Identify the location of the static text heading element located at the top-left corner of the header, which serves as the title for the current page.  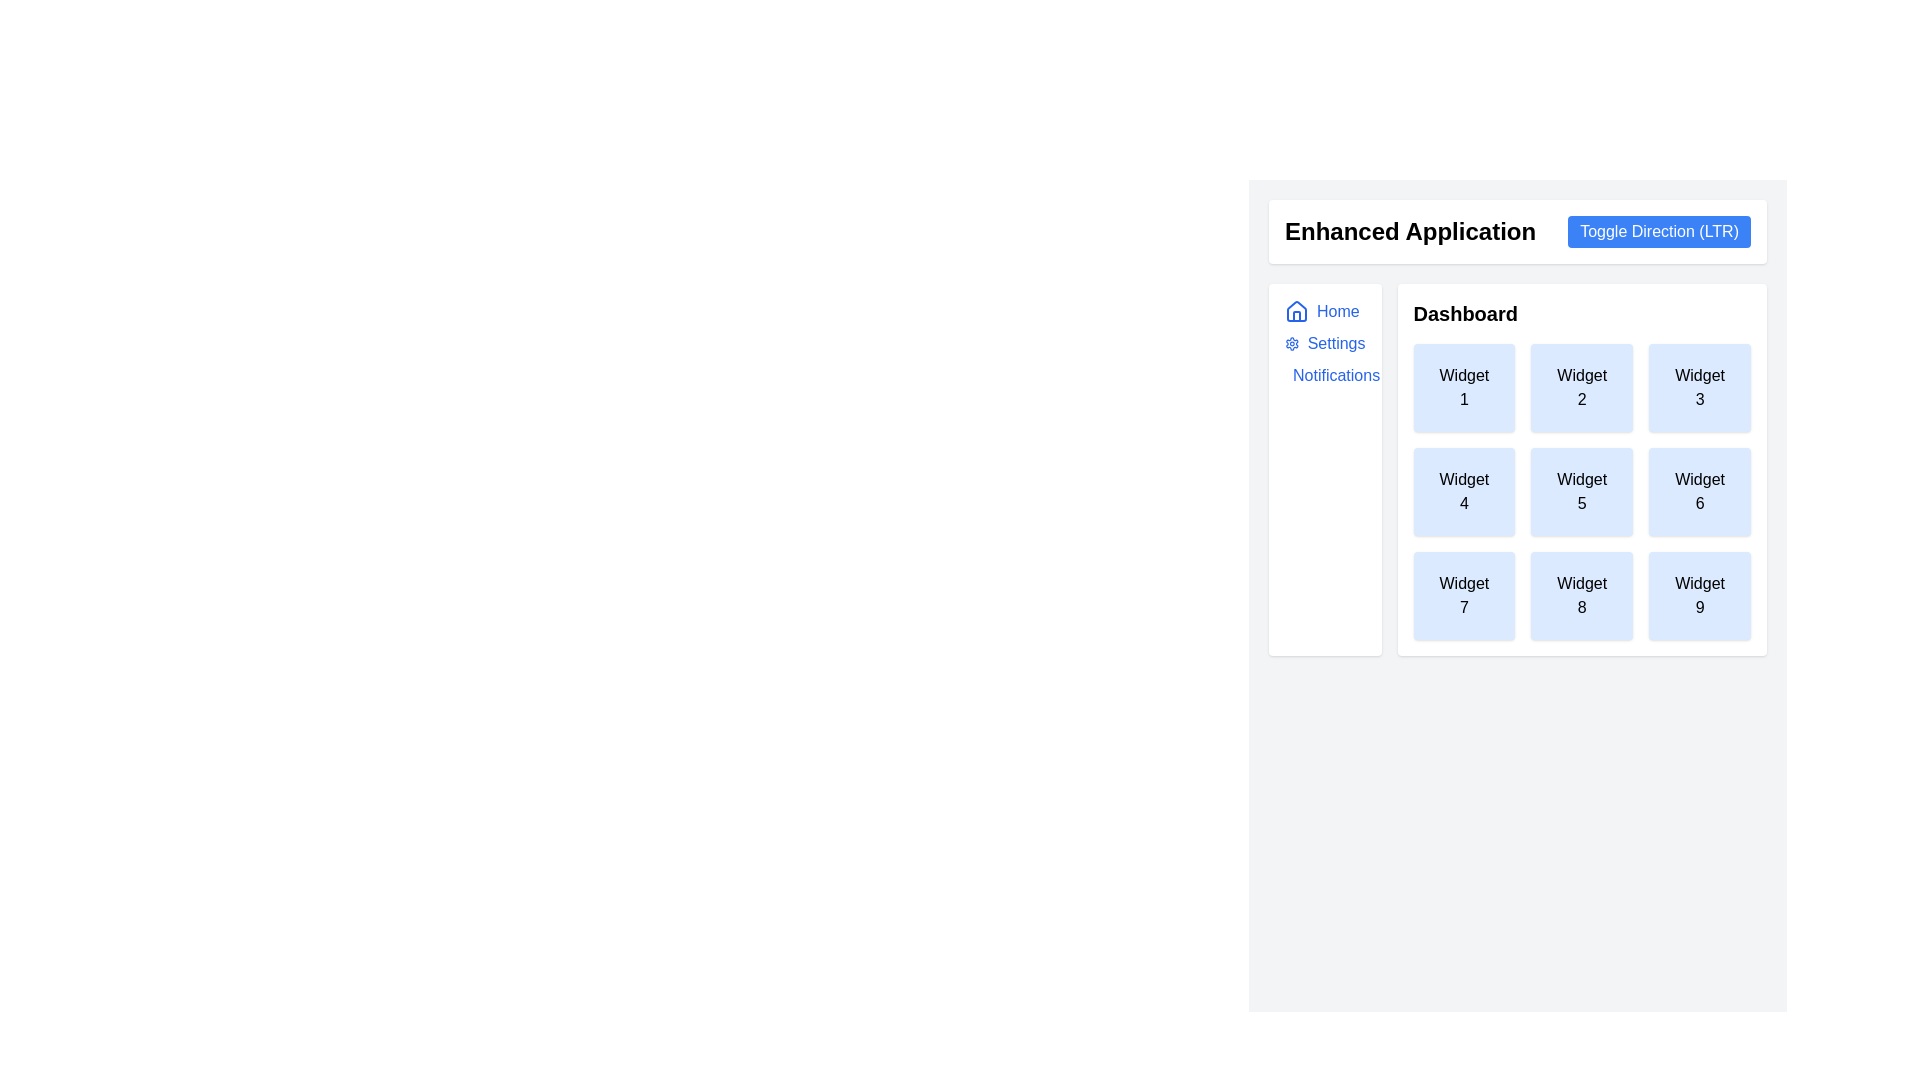
(1409, 230).